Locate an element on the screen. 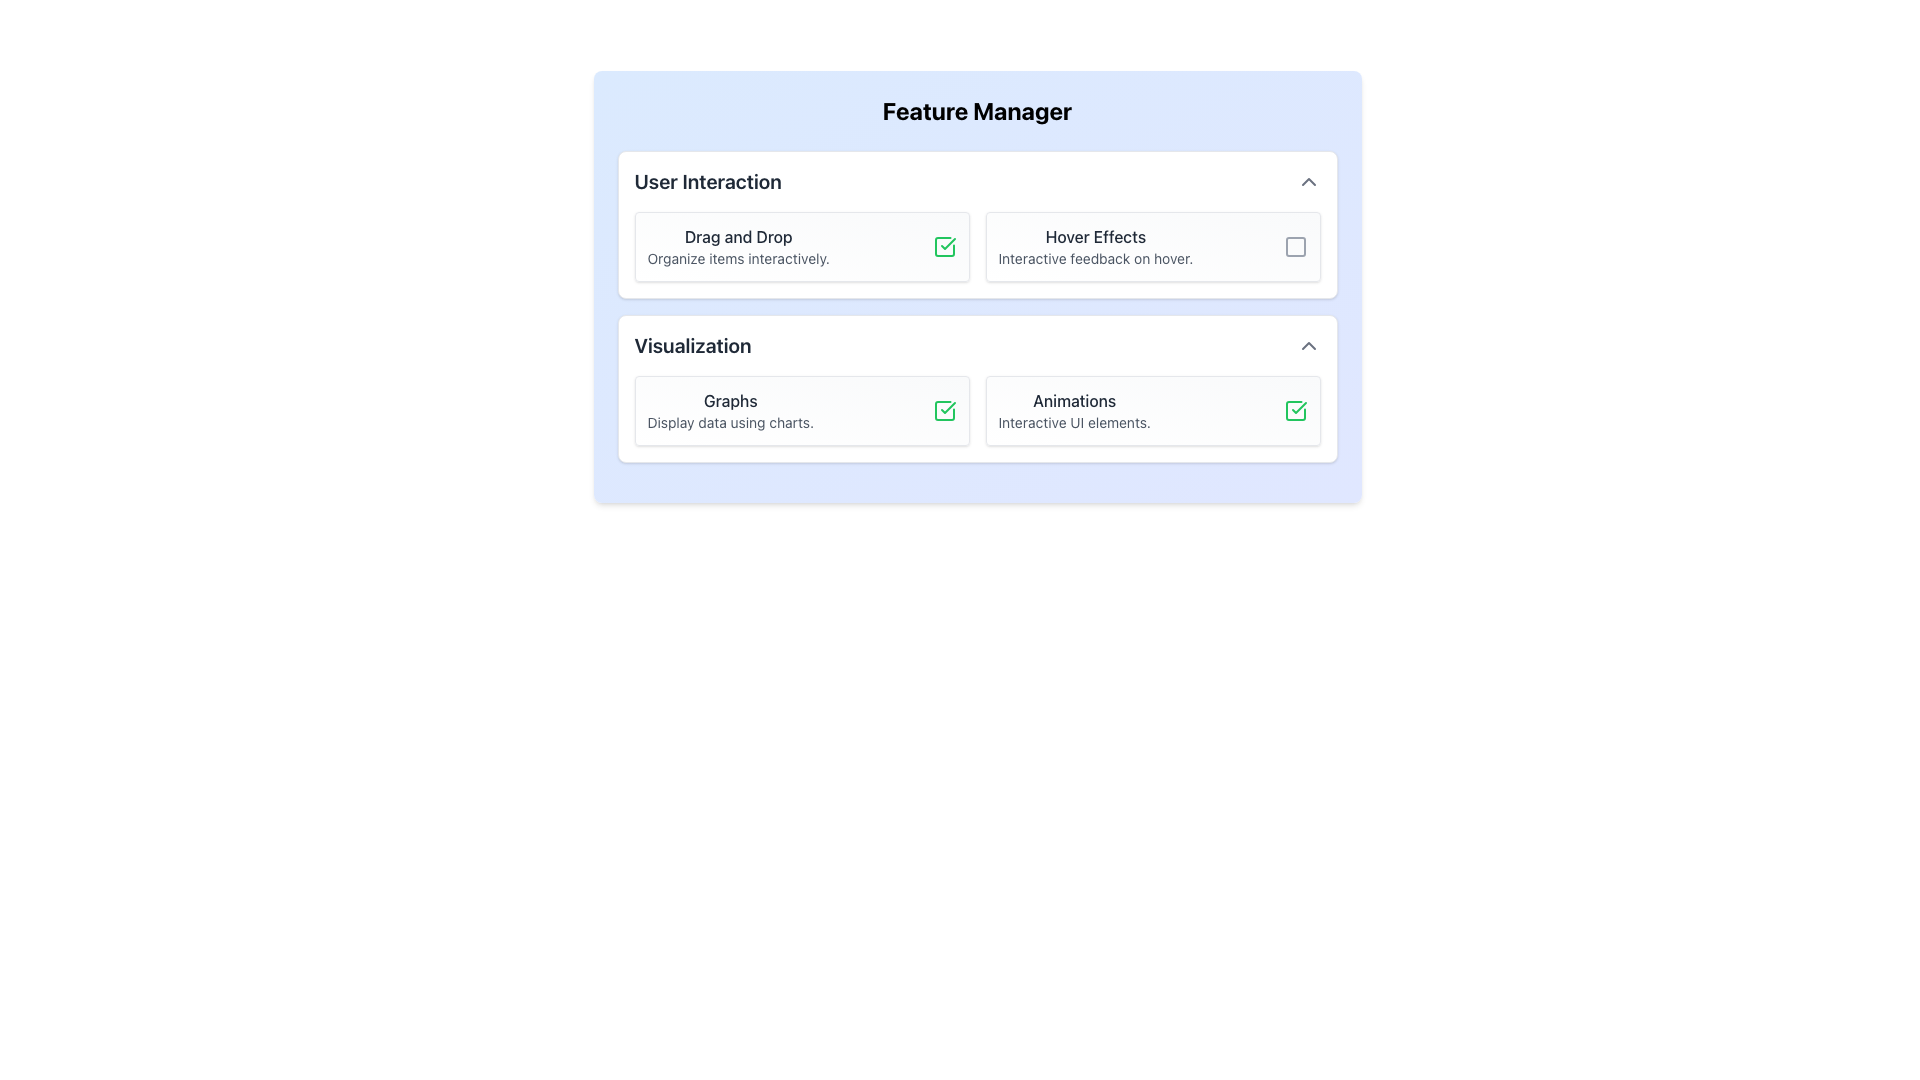  the unchecked checkbox in the right section of the Feature selector grid row is located at coordinates (977, 245).